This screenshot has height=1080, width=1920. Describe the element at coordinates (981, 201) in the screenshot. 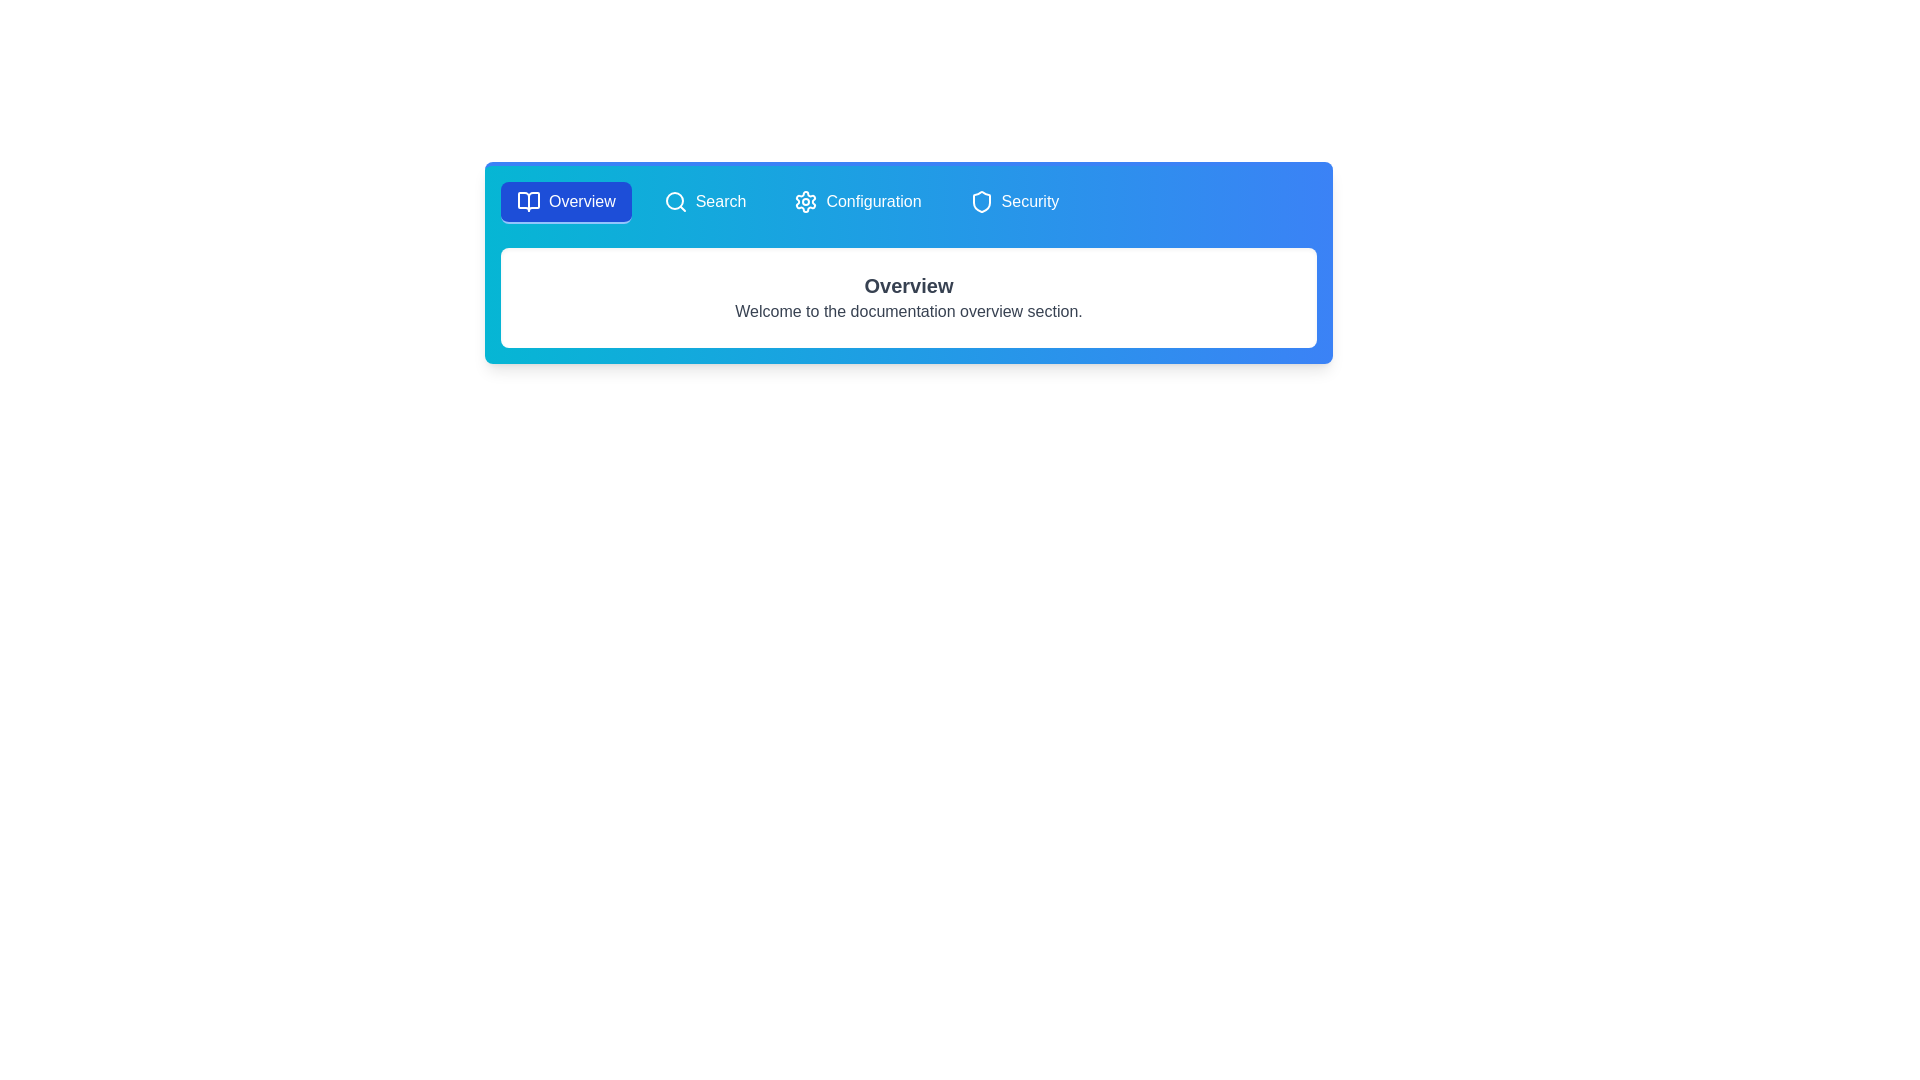

I see `the blue shield icon located in the top navigation bar, which is positioned to the right of the 'Configuration' section and near the 'Security' label` at that location.